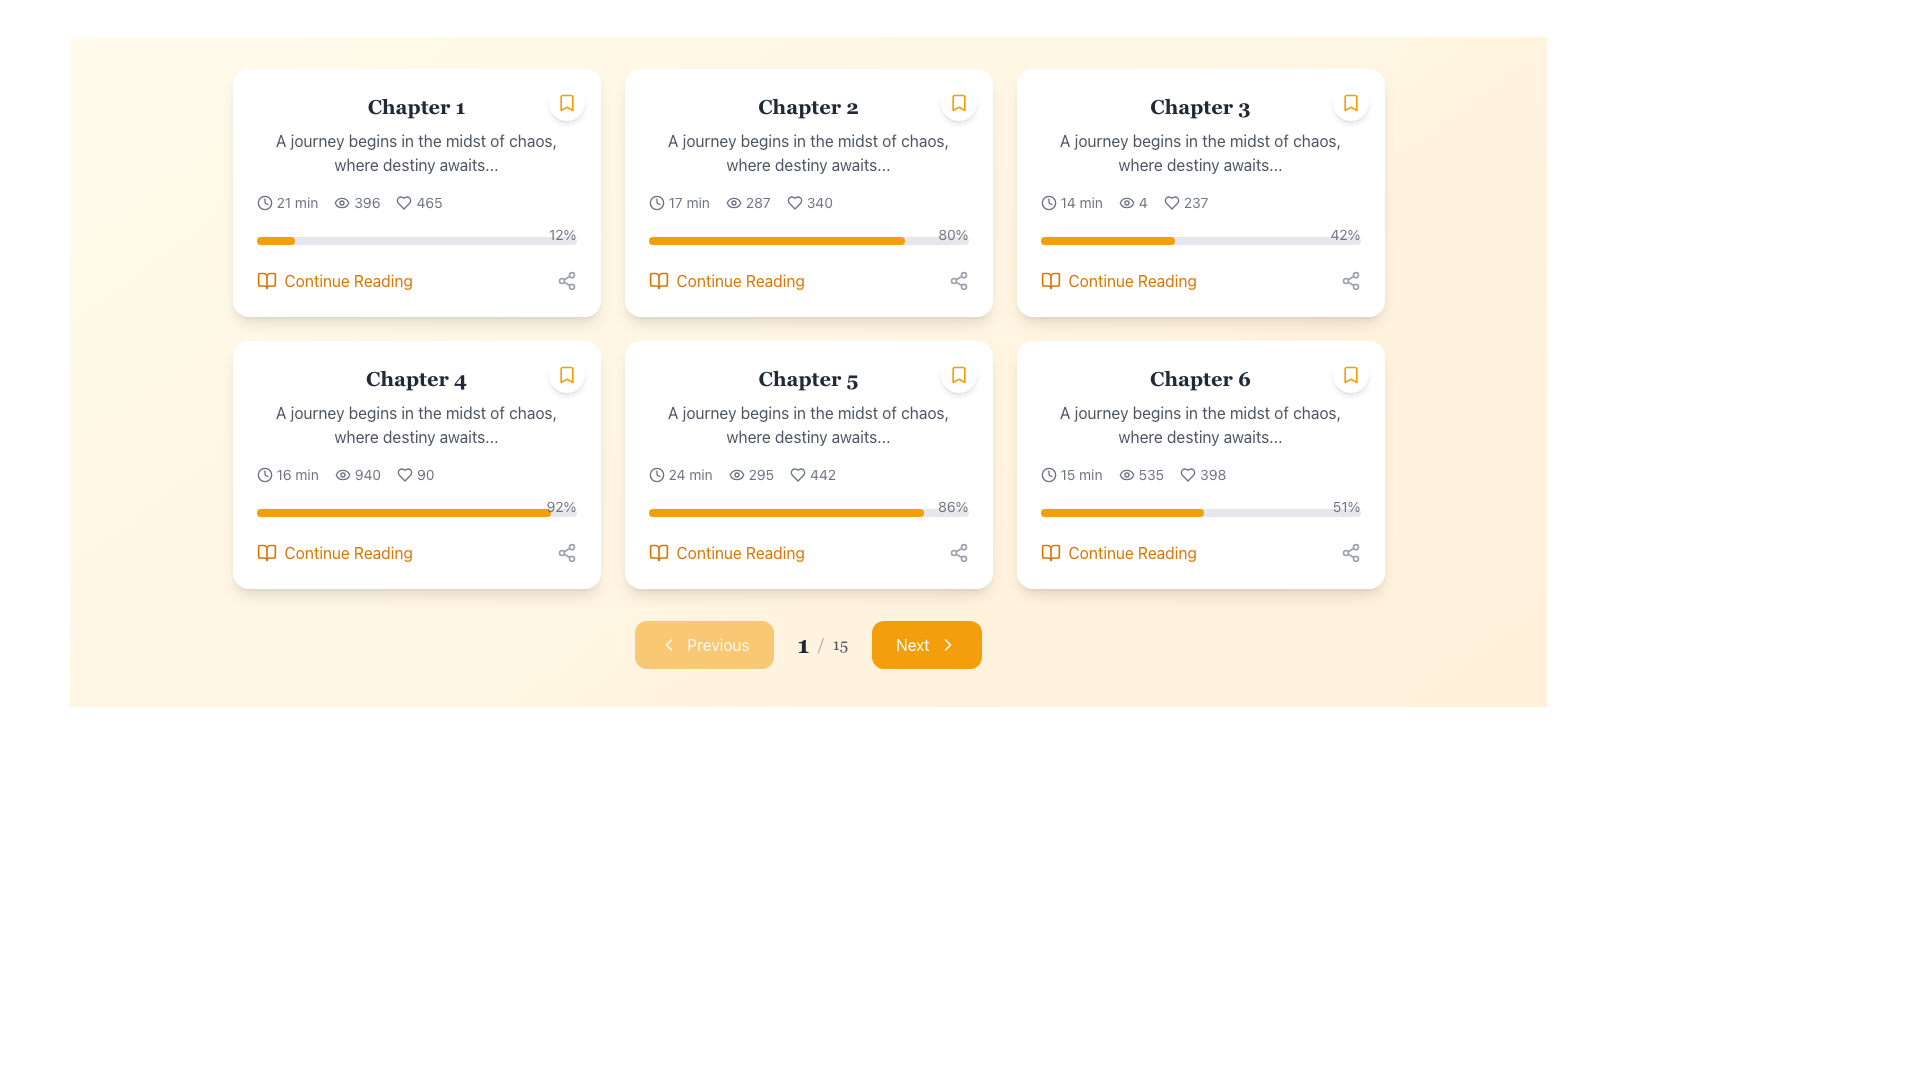 The image size is (1920, 1080). I want to click on the static display element showing a numeric value under 'Chapter 2', located between '17 min' and '340', for inspection of its text, so click(747, 203).